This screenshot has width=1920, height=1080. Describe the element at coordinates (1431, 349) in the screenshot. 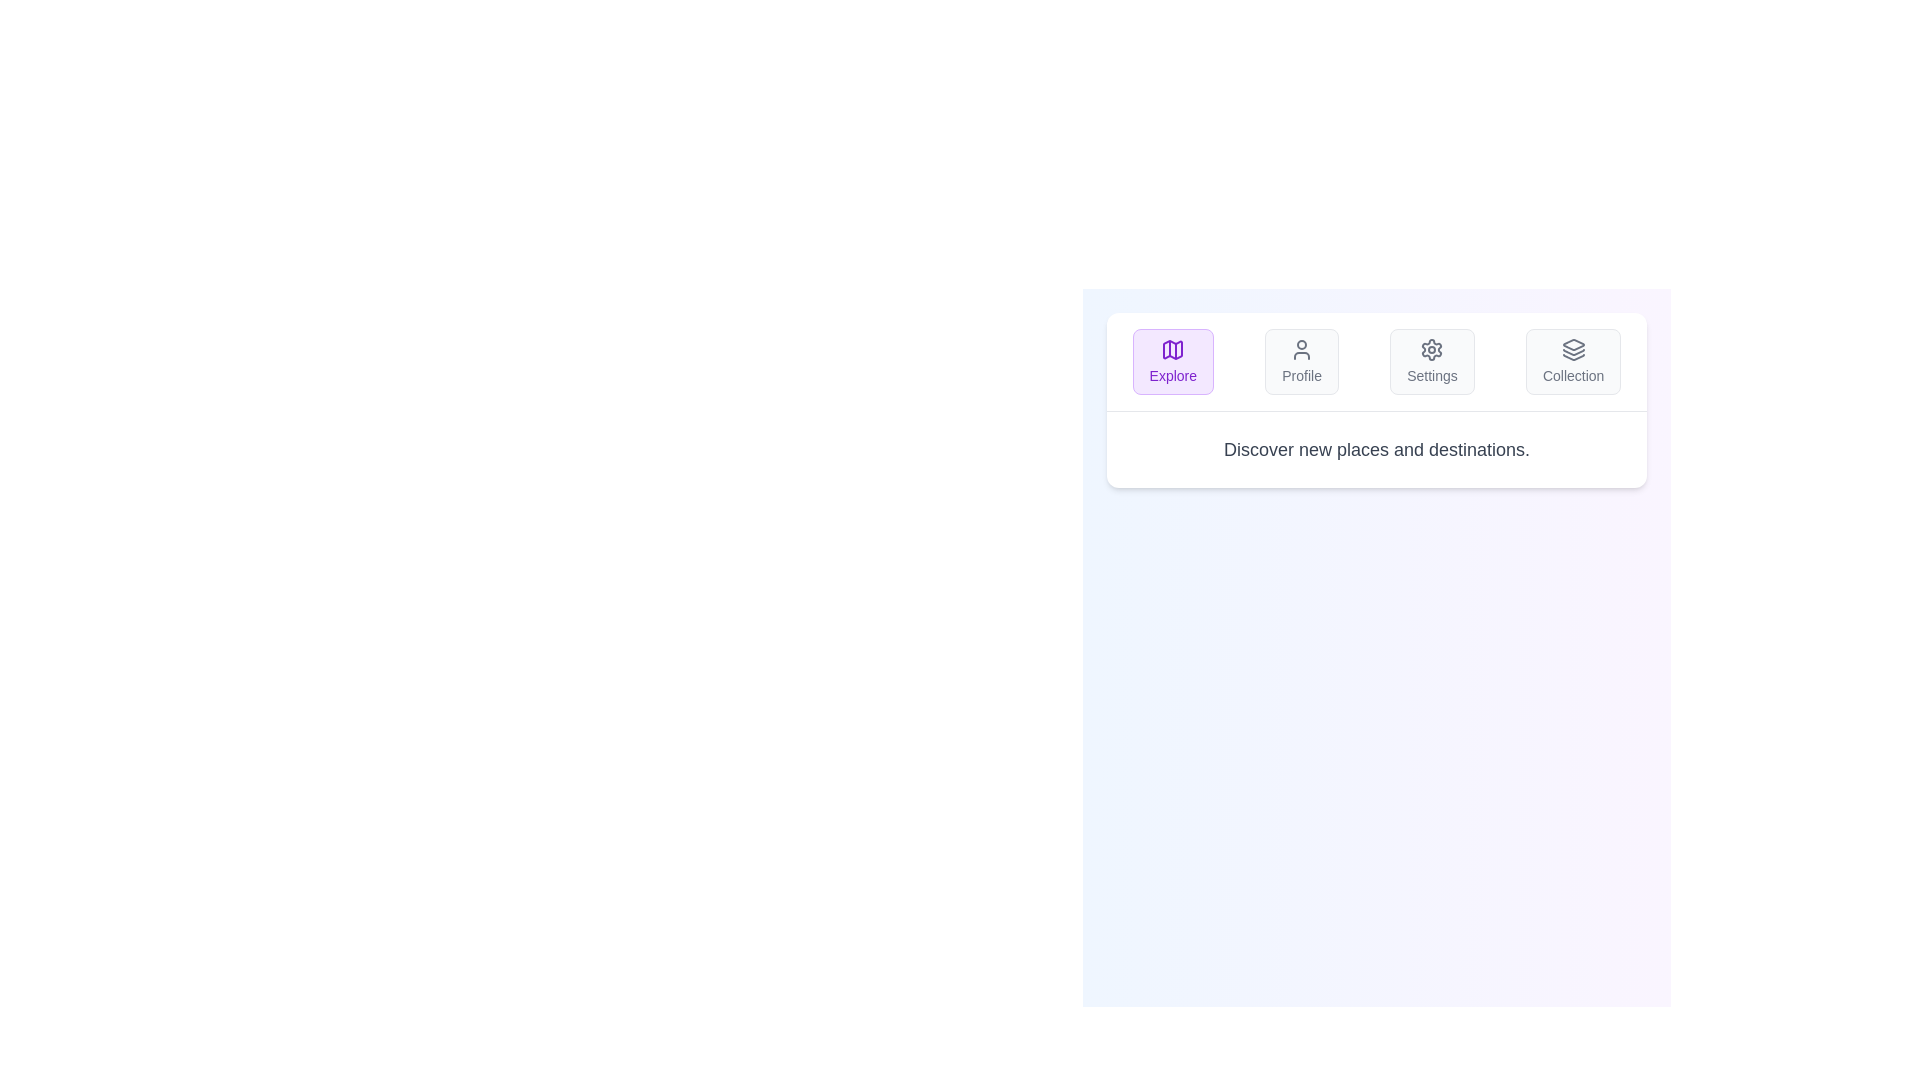

I see `the circular gear-shaped settings icon located within the 'Settings' button, which is the third item in the navigation bar at the top-right section of the interface` at that location.